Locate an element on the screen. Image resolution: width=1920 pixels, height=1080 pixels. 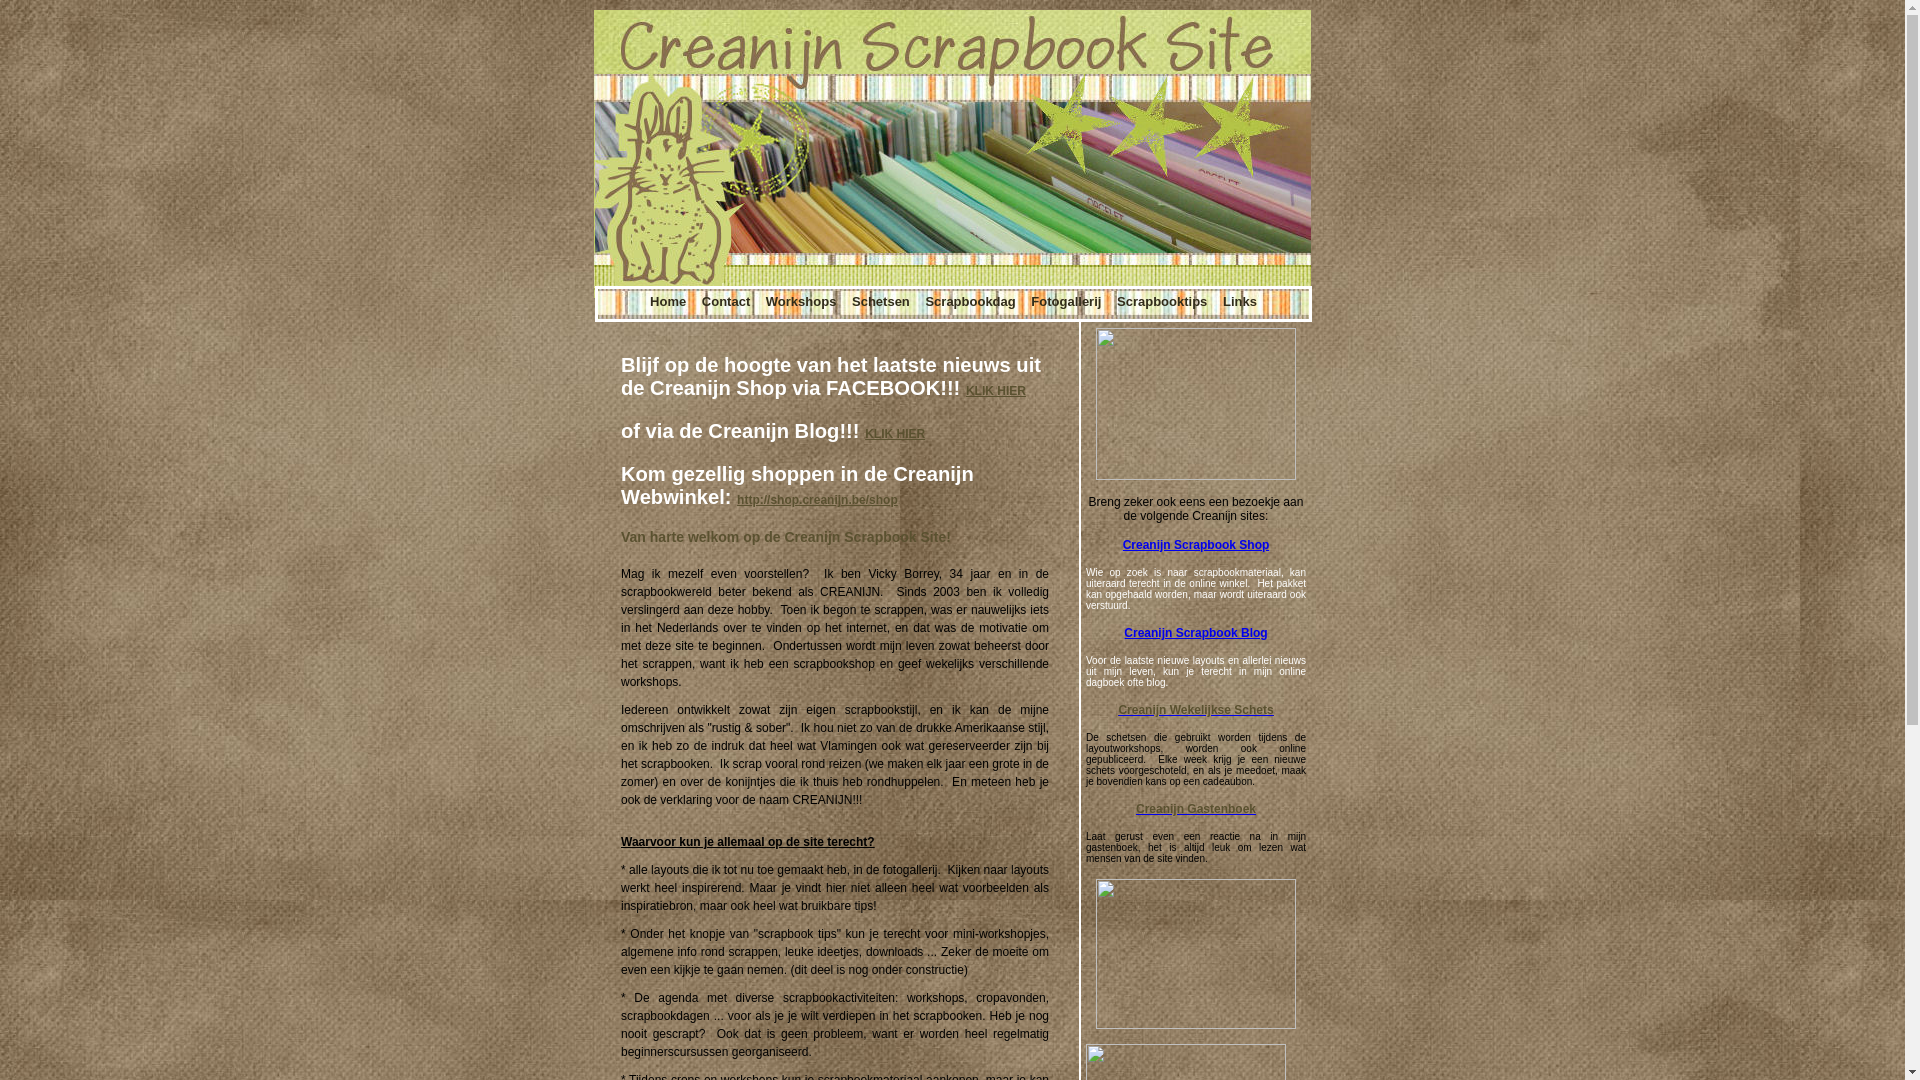
'Scrapbooktips' is located at coordinates (1163, 301).